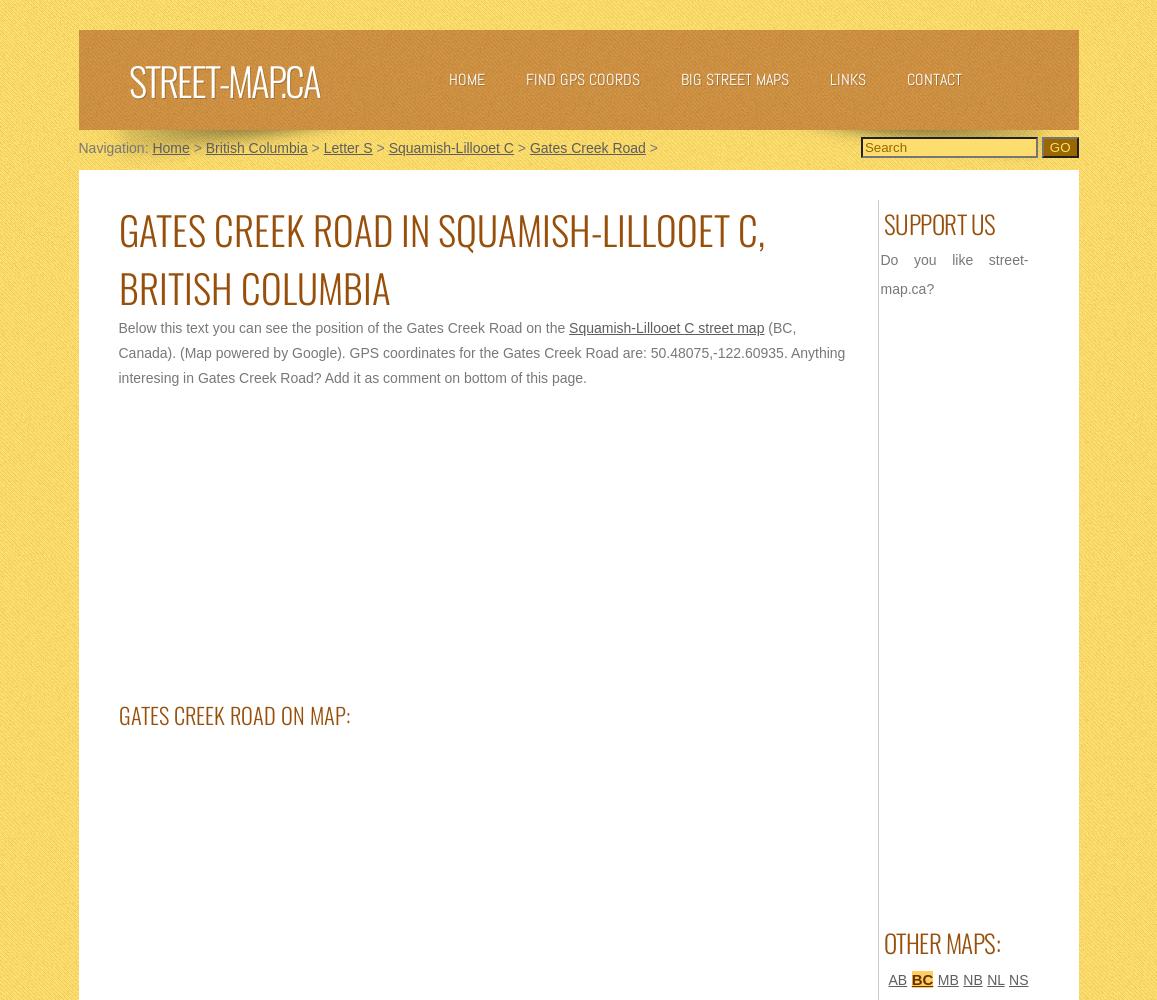 The width and height of the screenshot is (1157, 1000). I want to click on 'Squamish-Lillooet C', so click(449, 148).